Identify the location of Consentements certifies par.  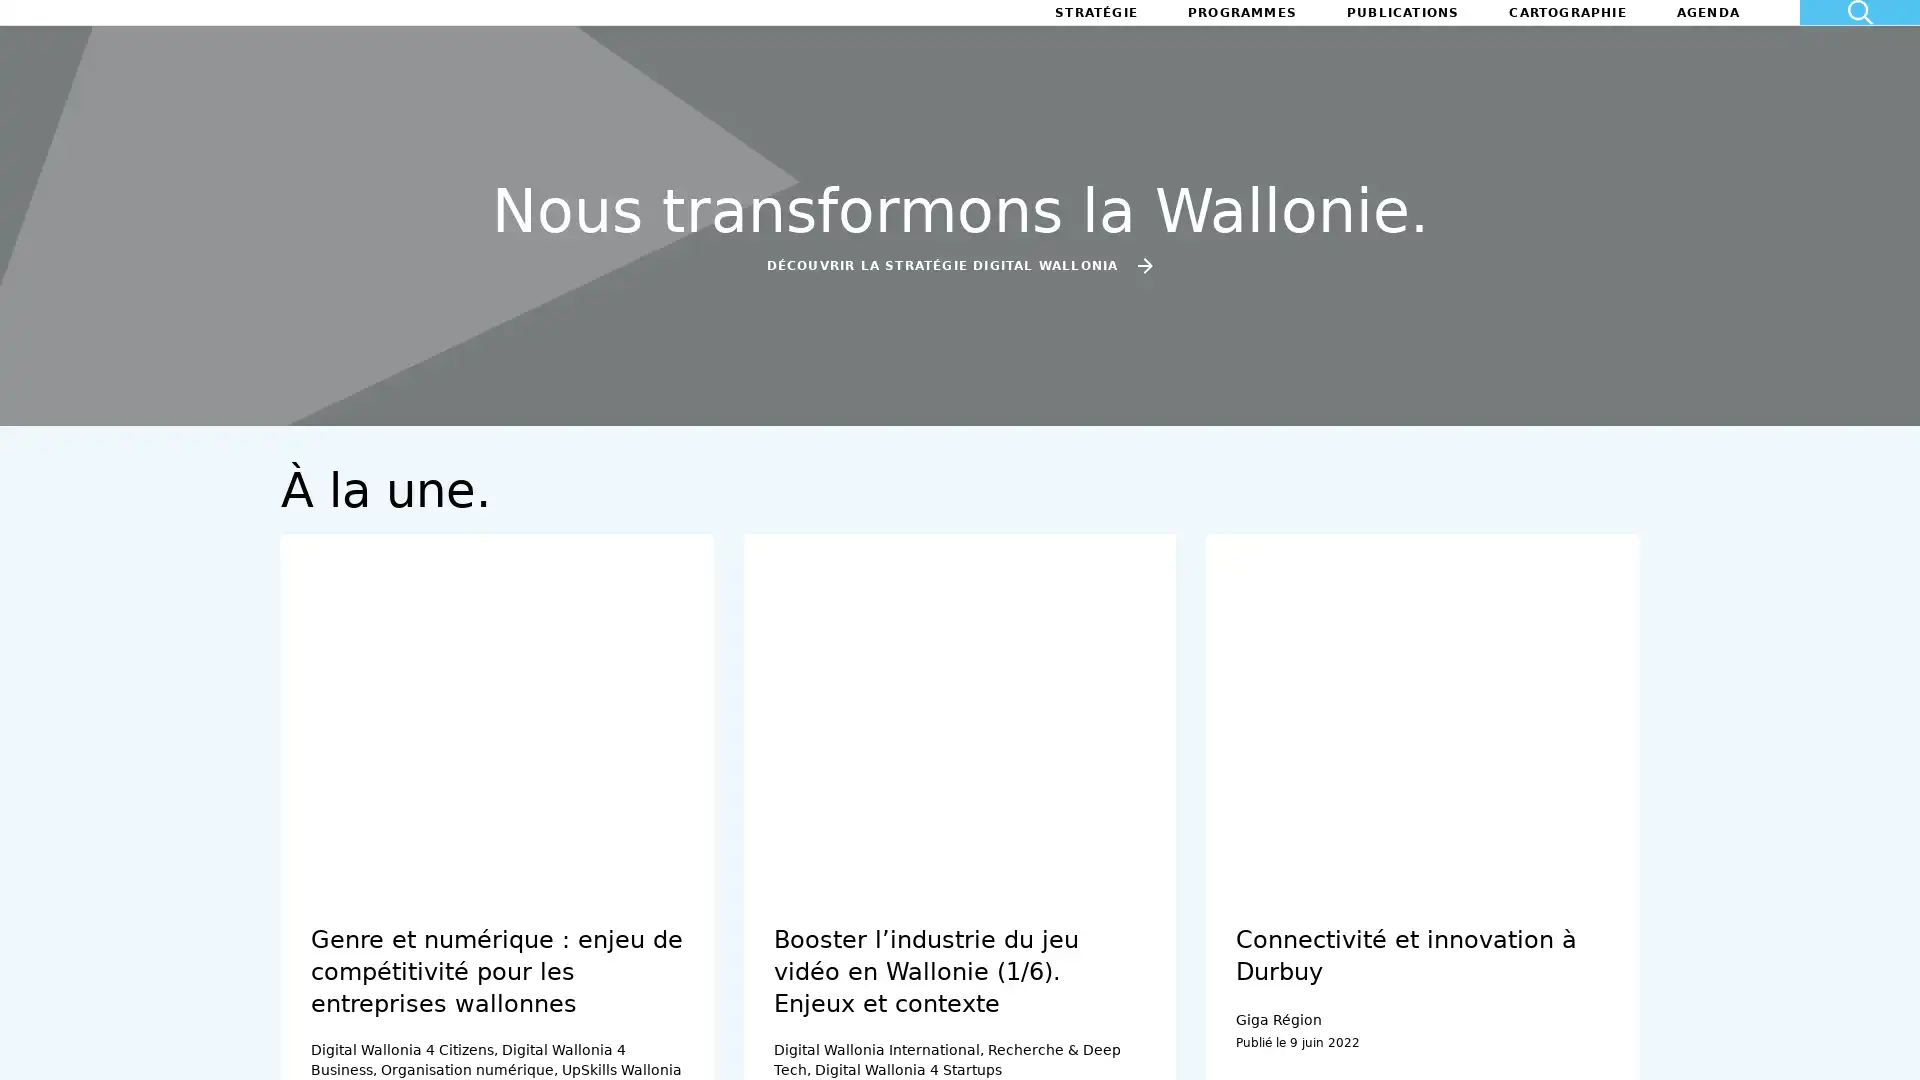
(229, 944).